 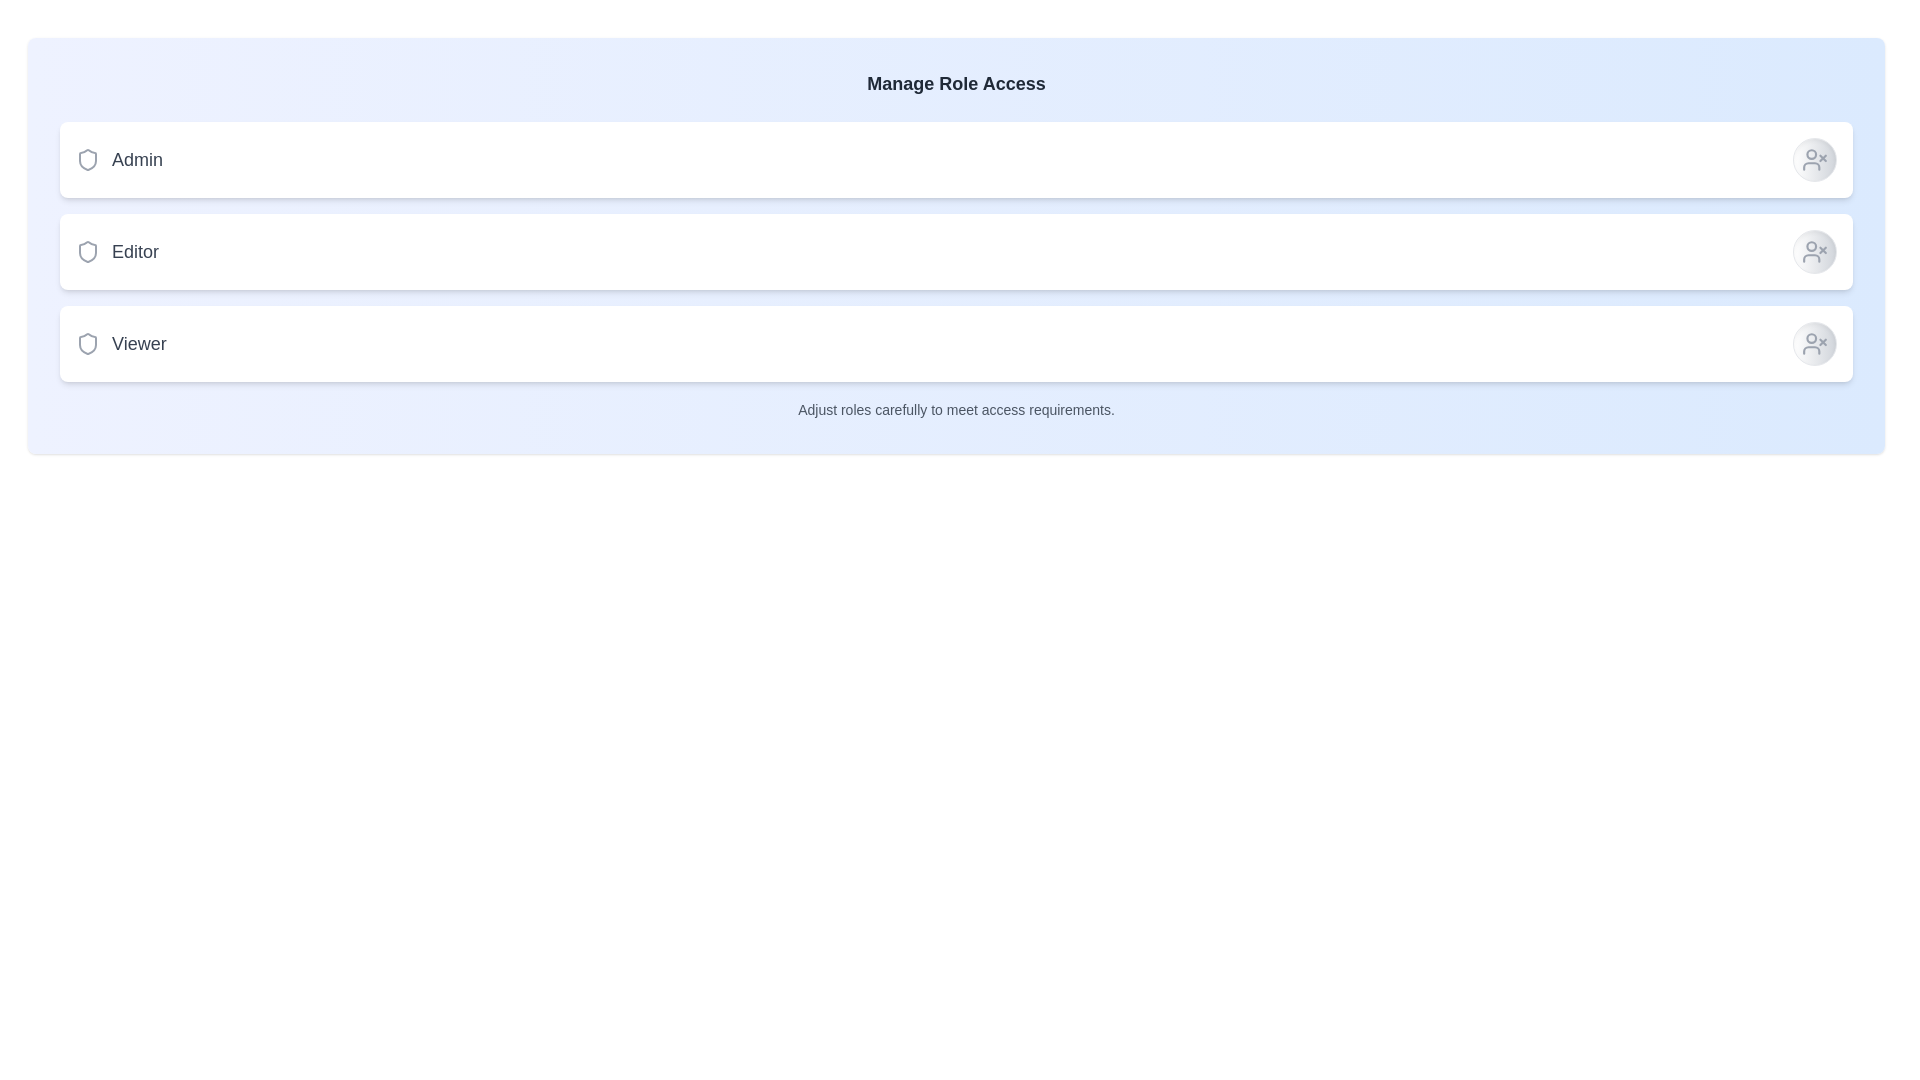 I want to click on the 'Viewer' text label, which is styled with a medium weight font and dark gray color, located in the vertical list of role options, so click(x=138, y=342).